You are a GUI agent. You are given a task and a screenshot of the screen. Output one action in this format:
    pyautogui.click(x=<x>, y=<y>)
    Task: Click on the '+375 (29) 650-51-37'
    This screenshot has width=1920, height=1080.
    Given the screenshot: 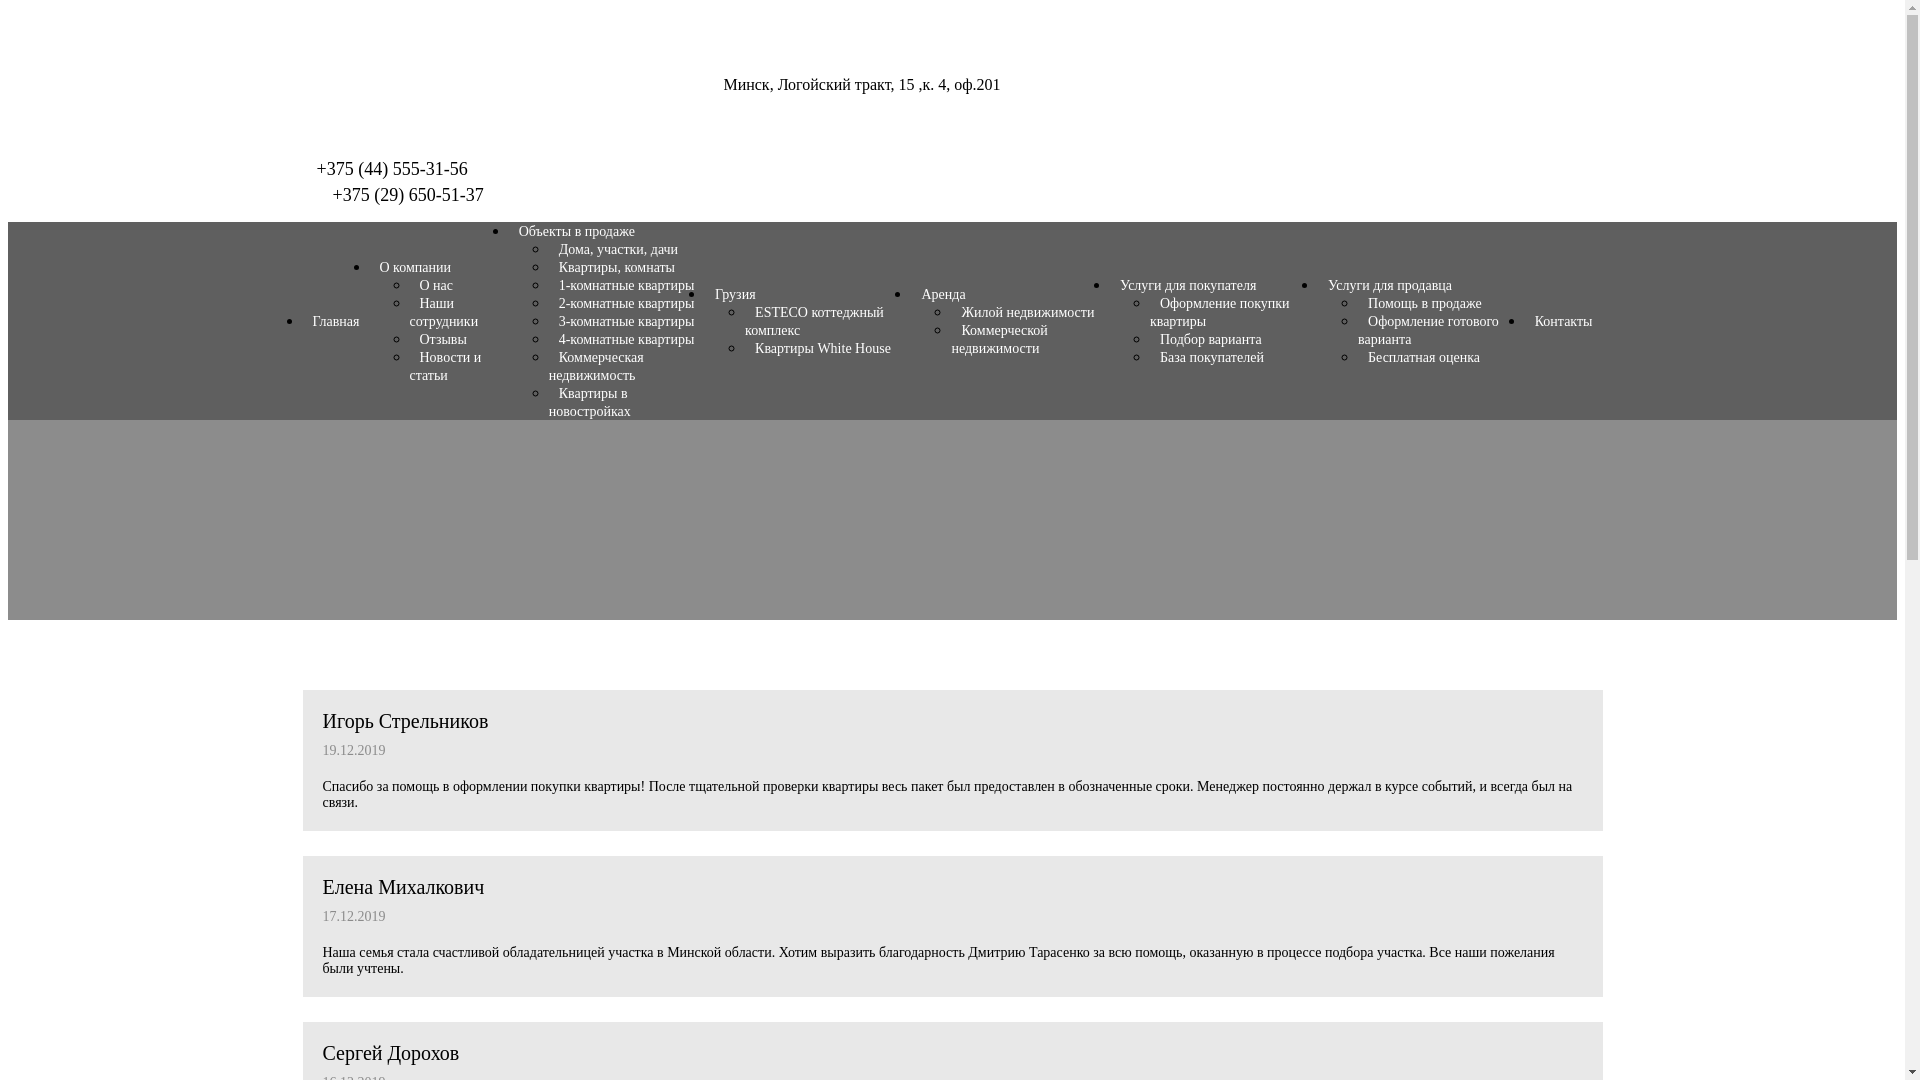 What is the action you would take?
    pyautogui.click(x=331, y=193)
    